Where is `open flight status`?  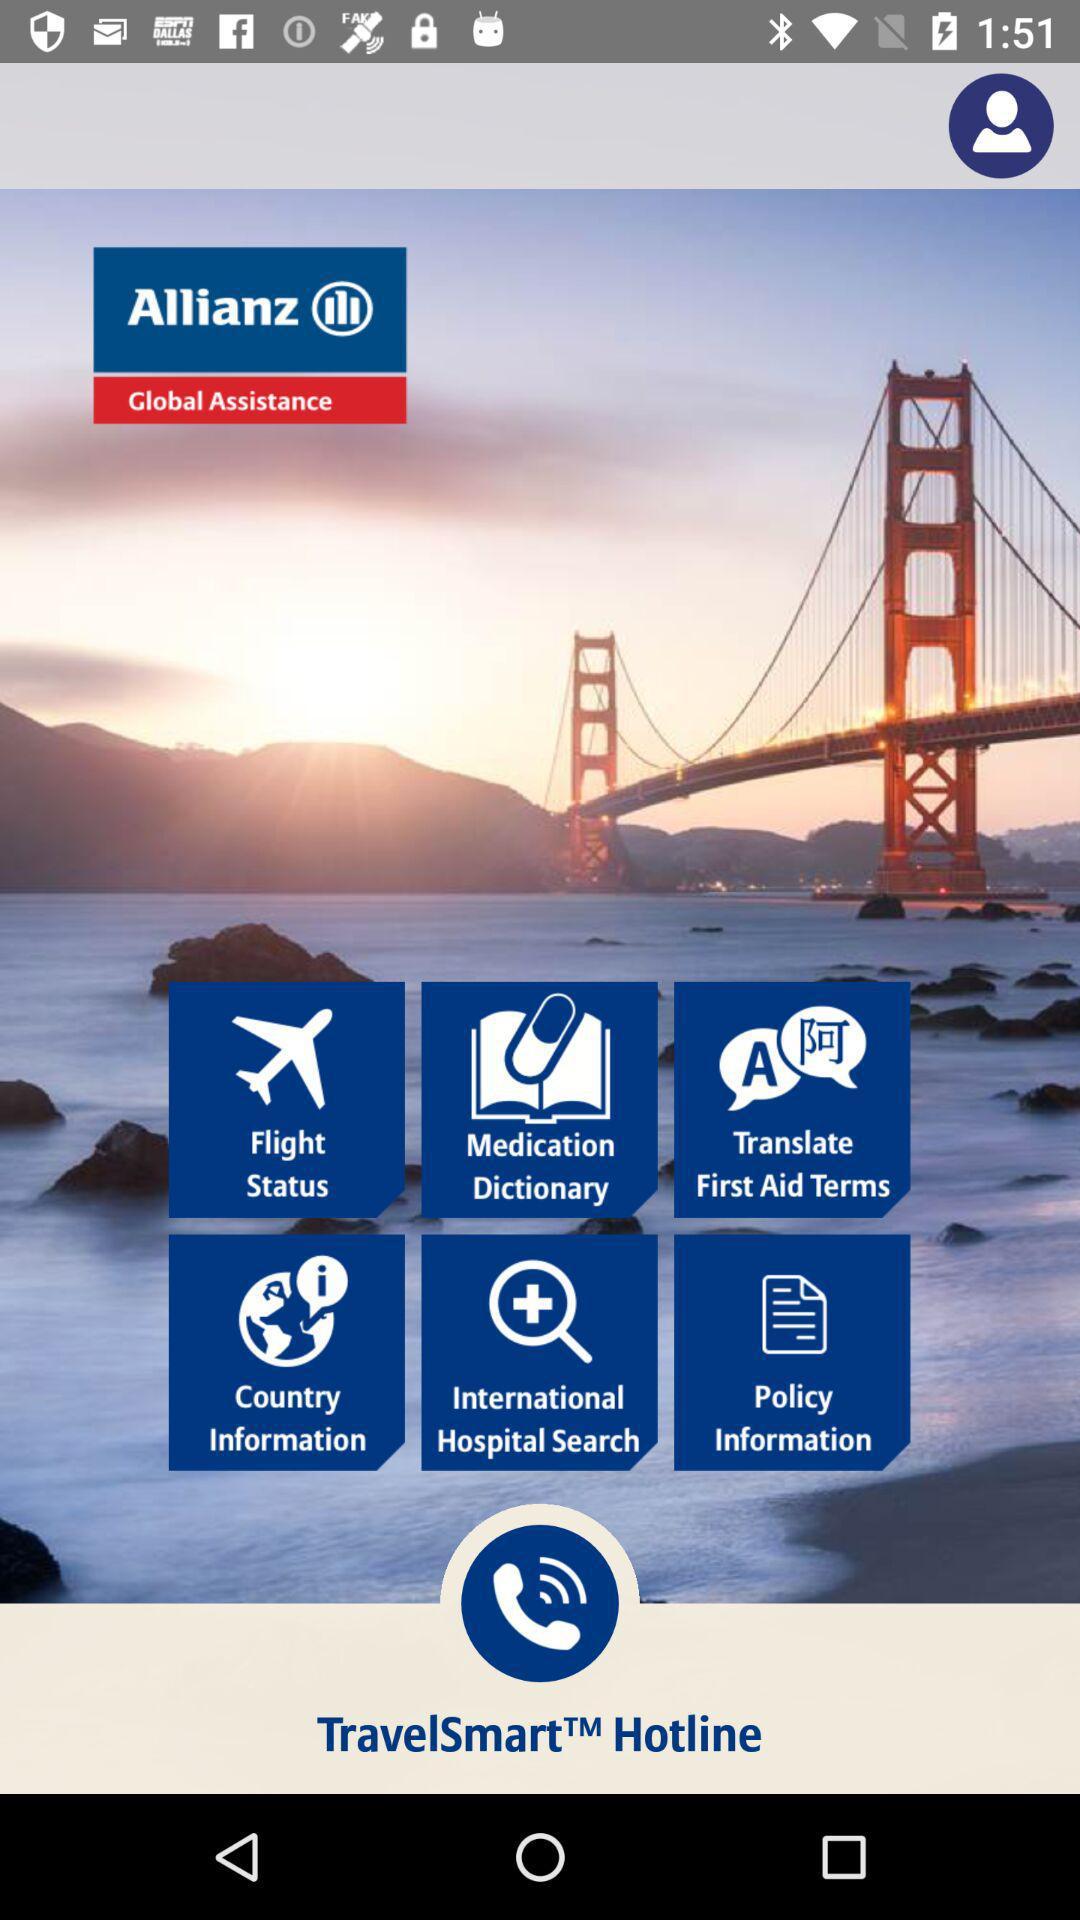 open flight status is located at coordinates (286, 1098).